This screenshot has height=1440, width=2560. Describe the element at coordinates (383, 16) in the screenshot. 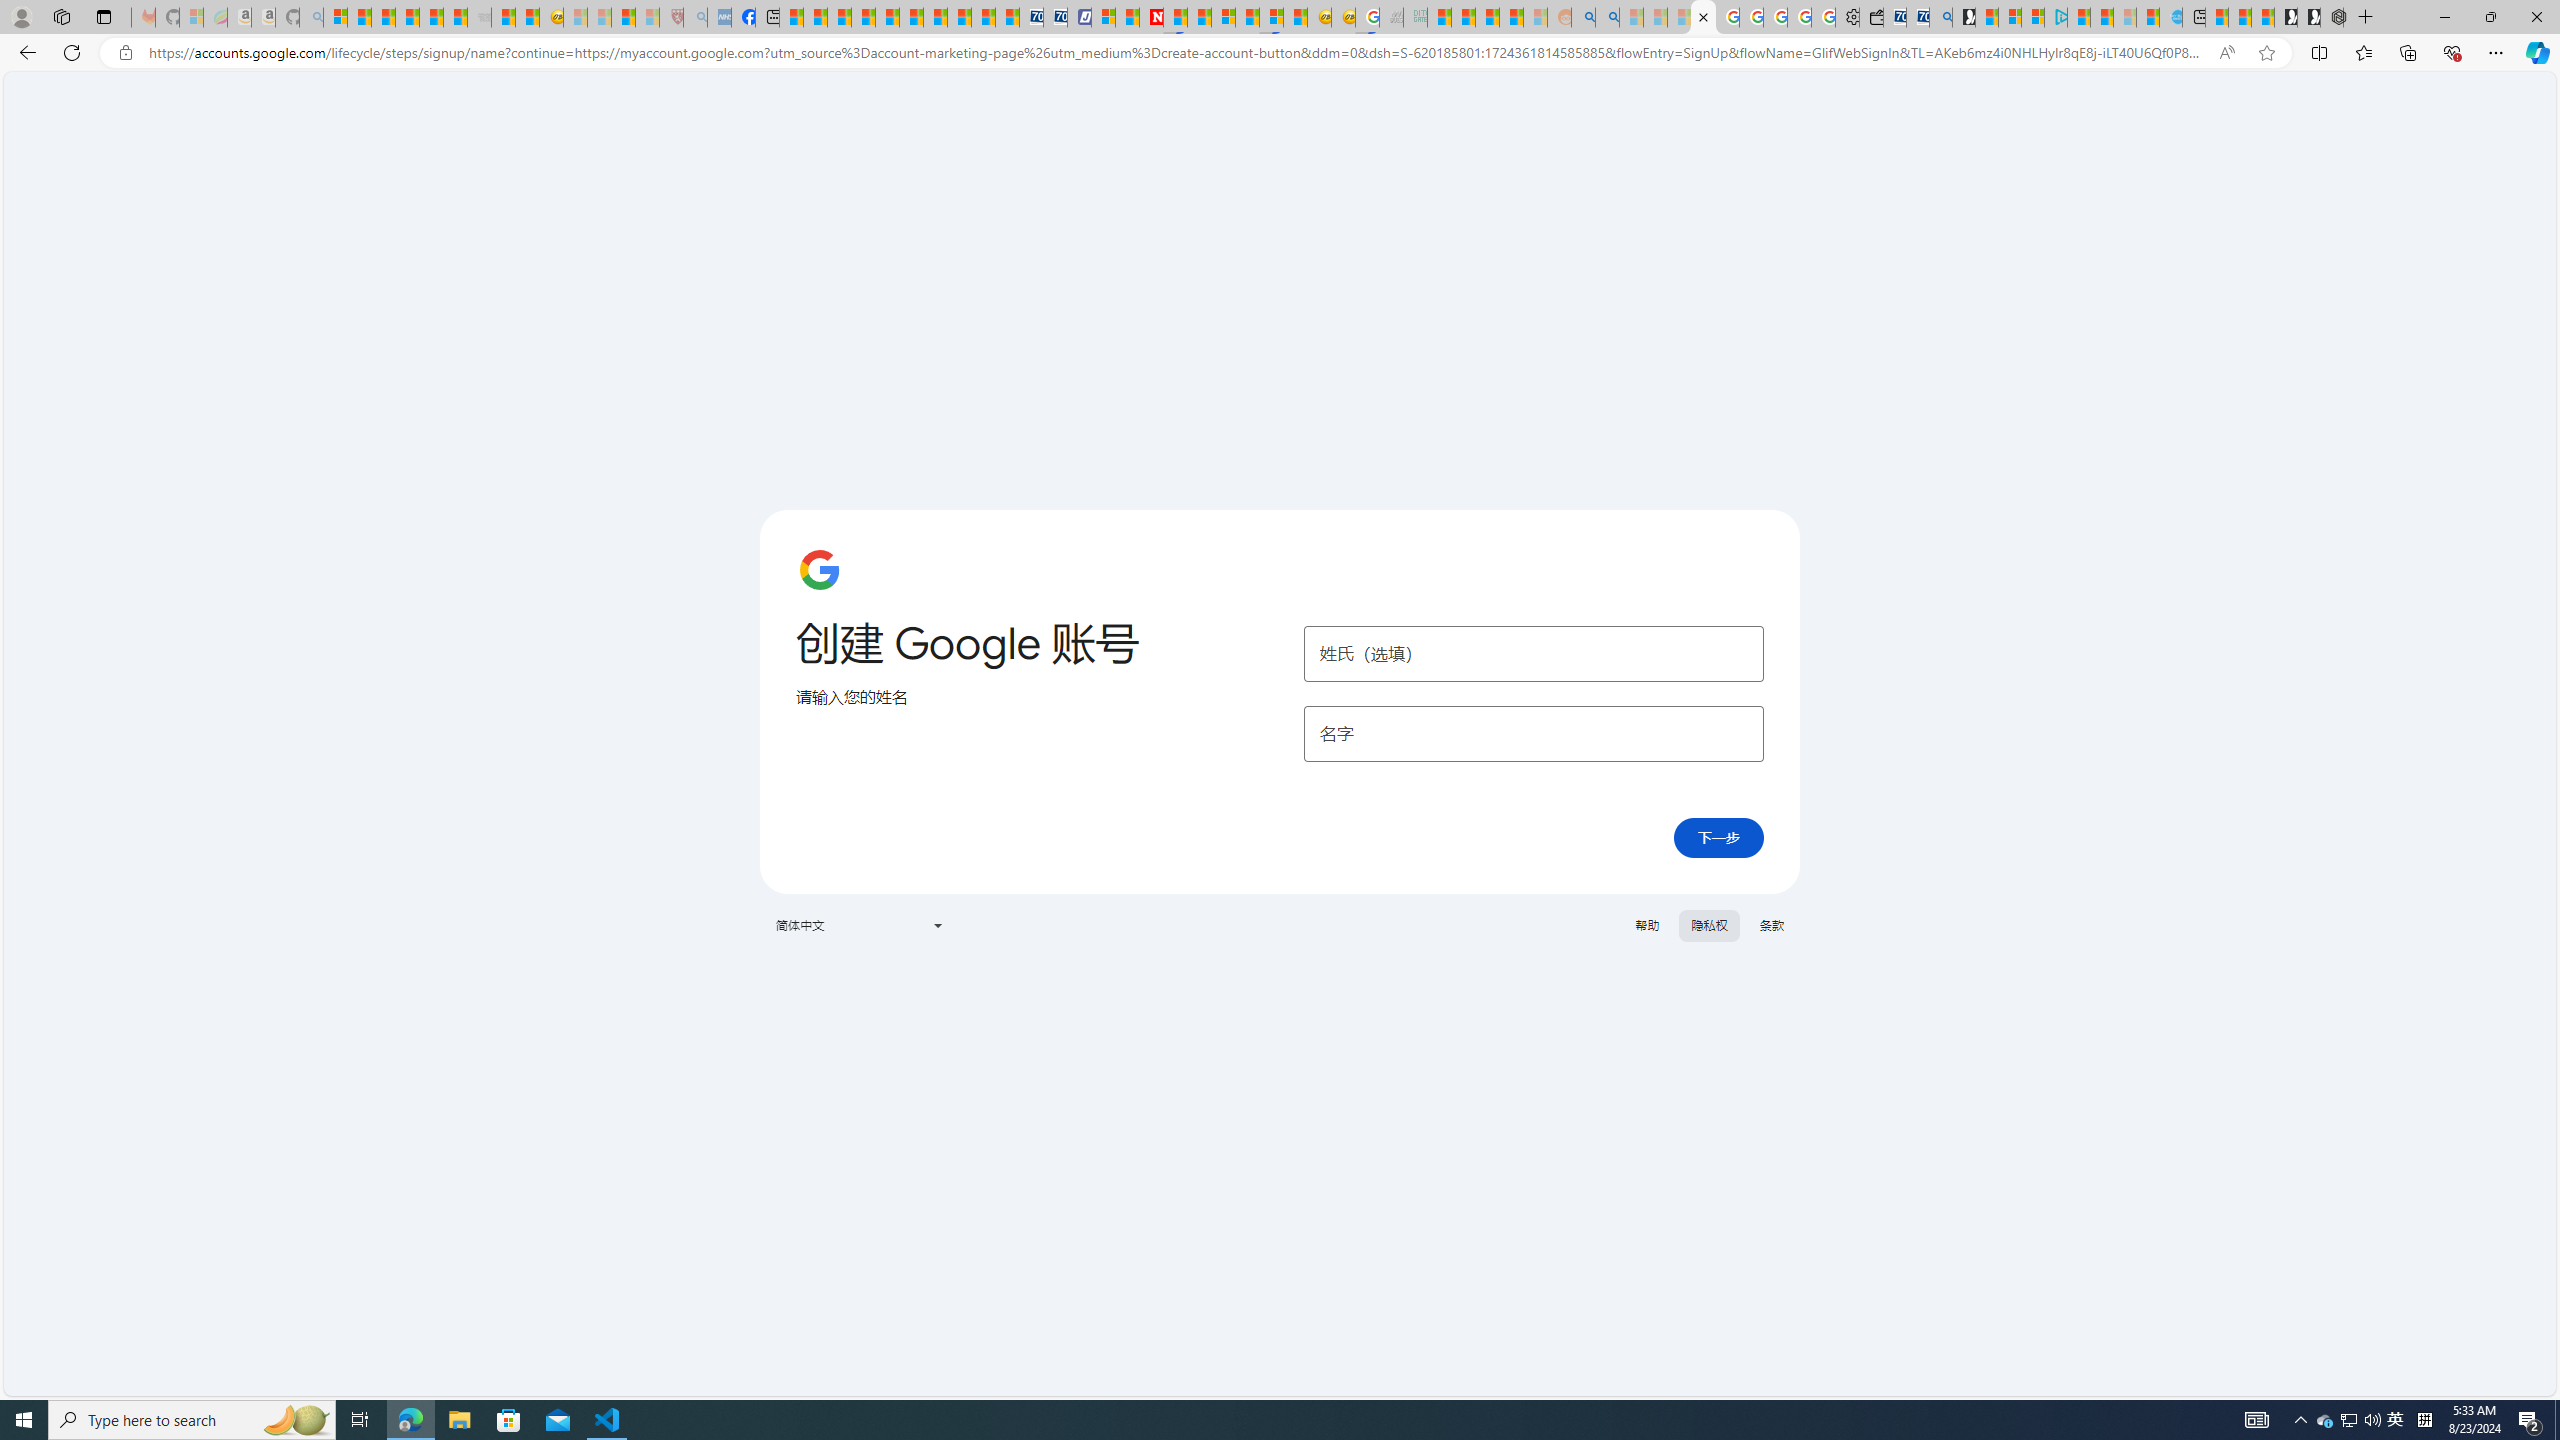

I see `'The Weather Channel - MSN'` at that location.